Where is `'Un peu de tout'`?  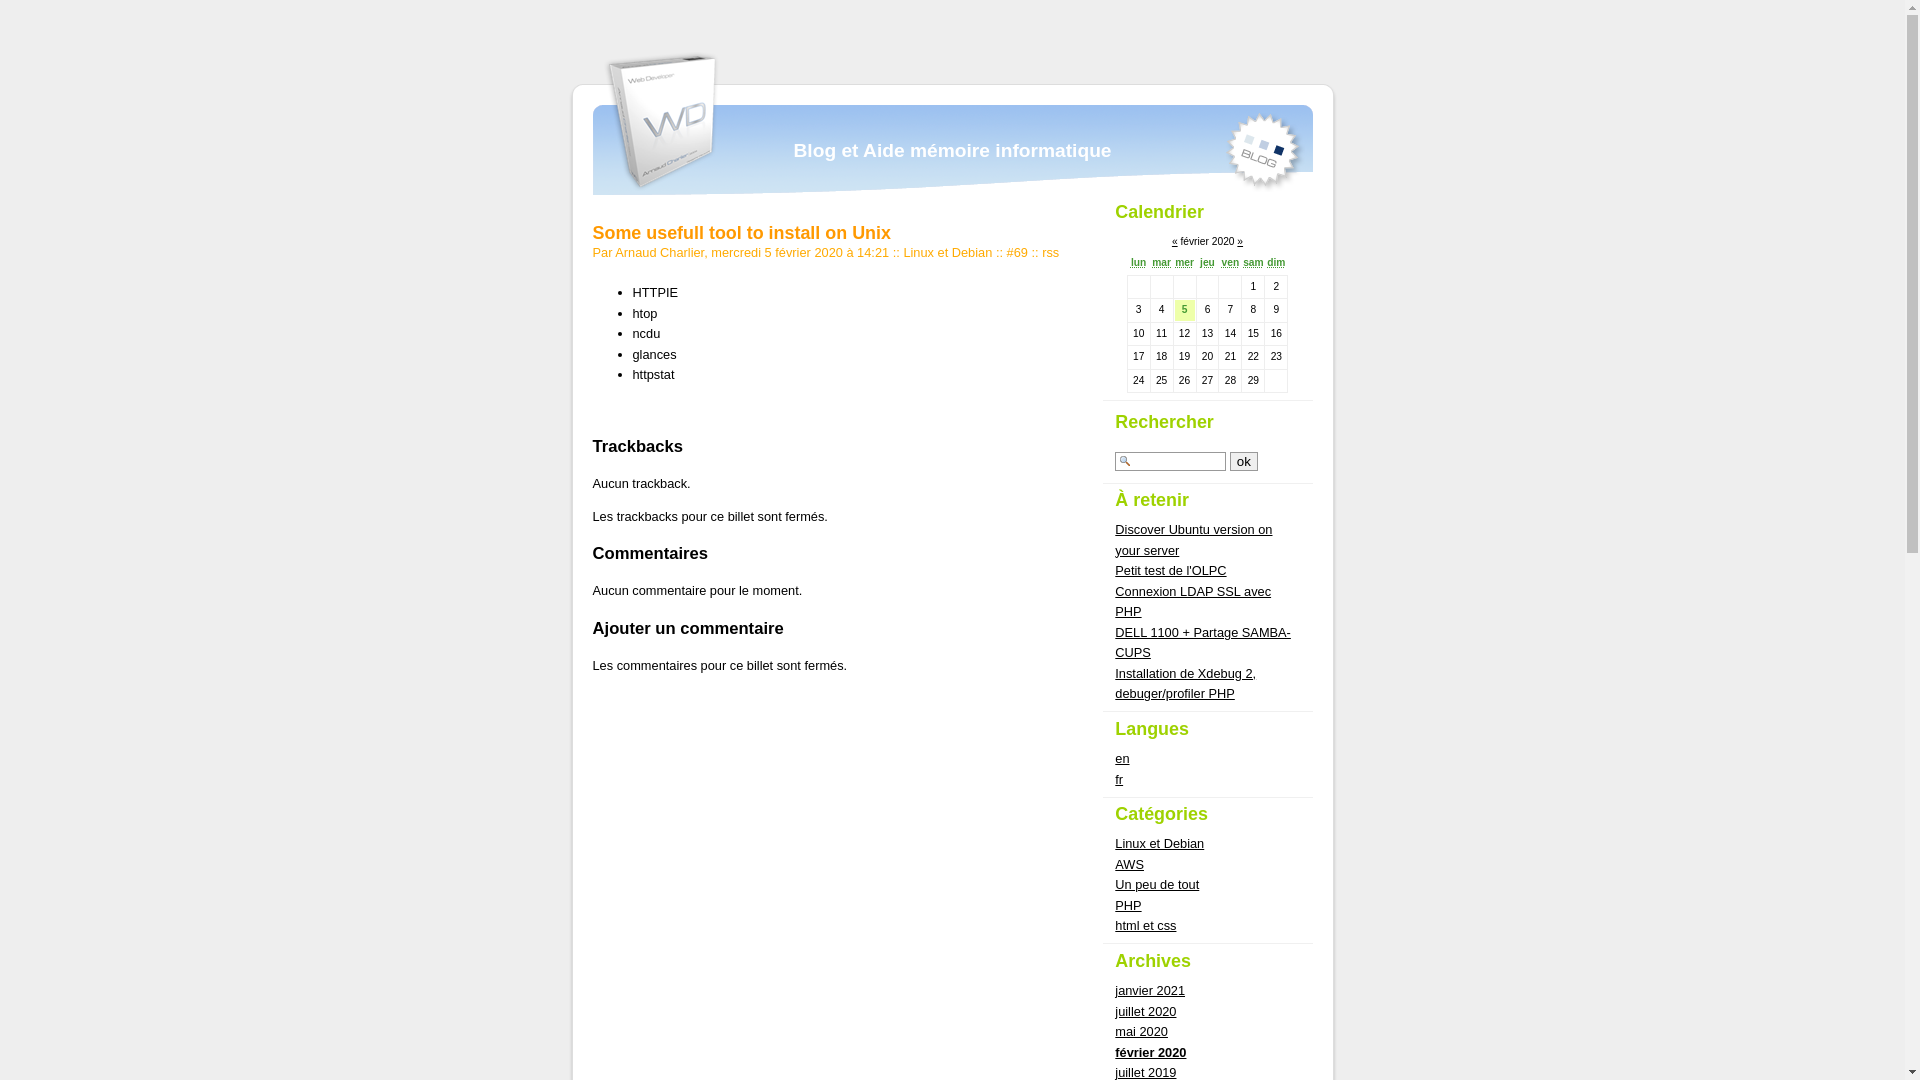 'Un peu de tout' is located at coordinates (1113, 883).